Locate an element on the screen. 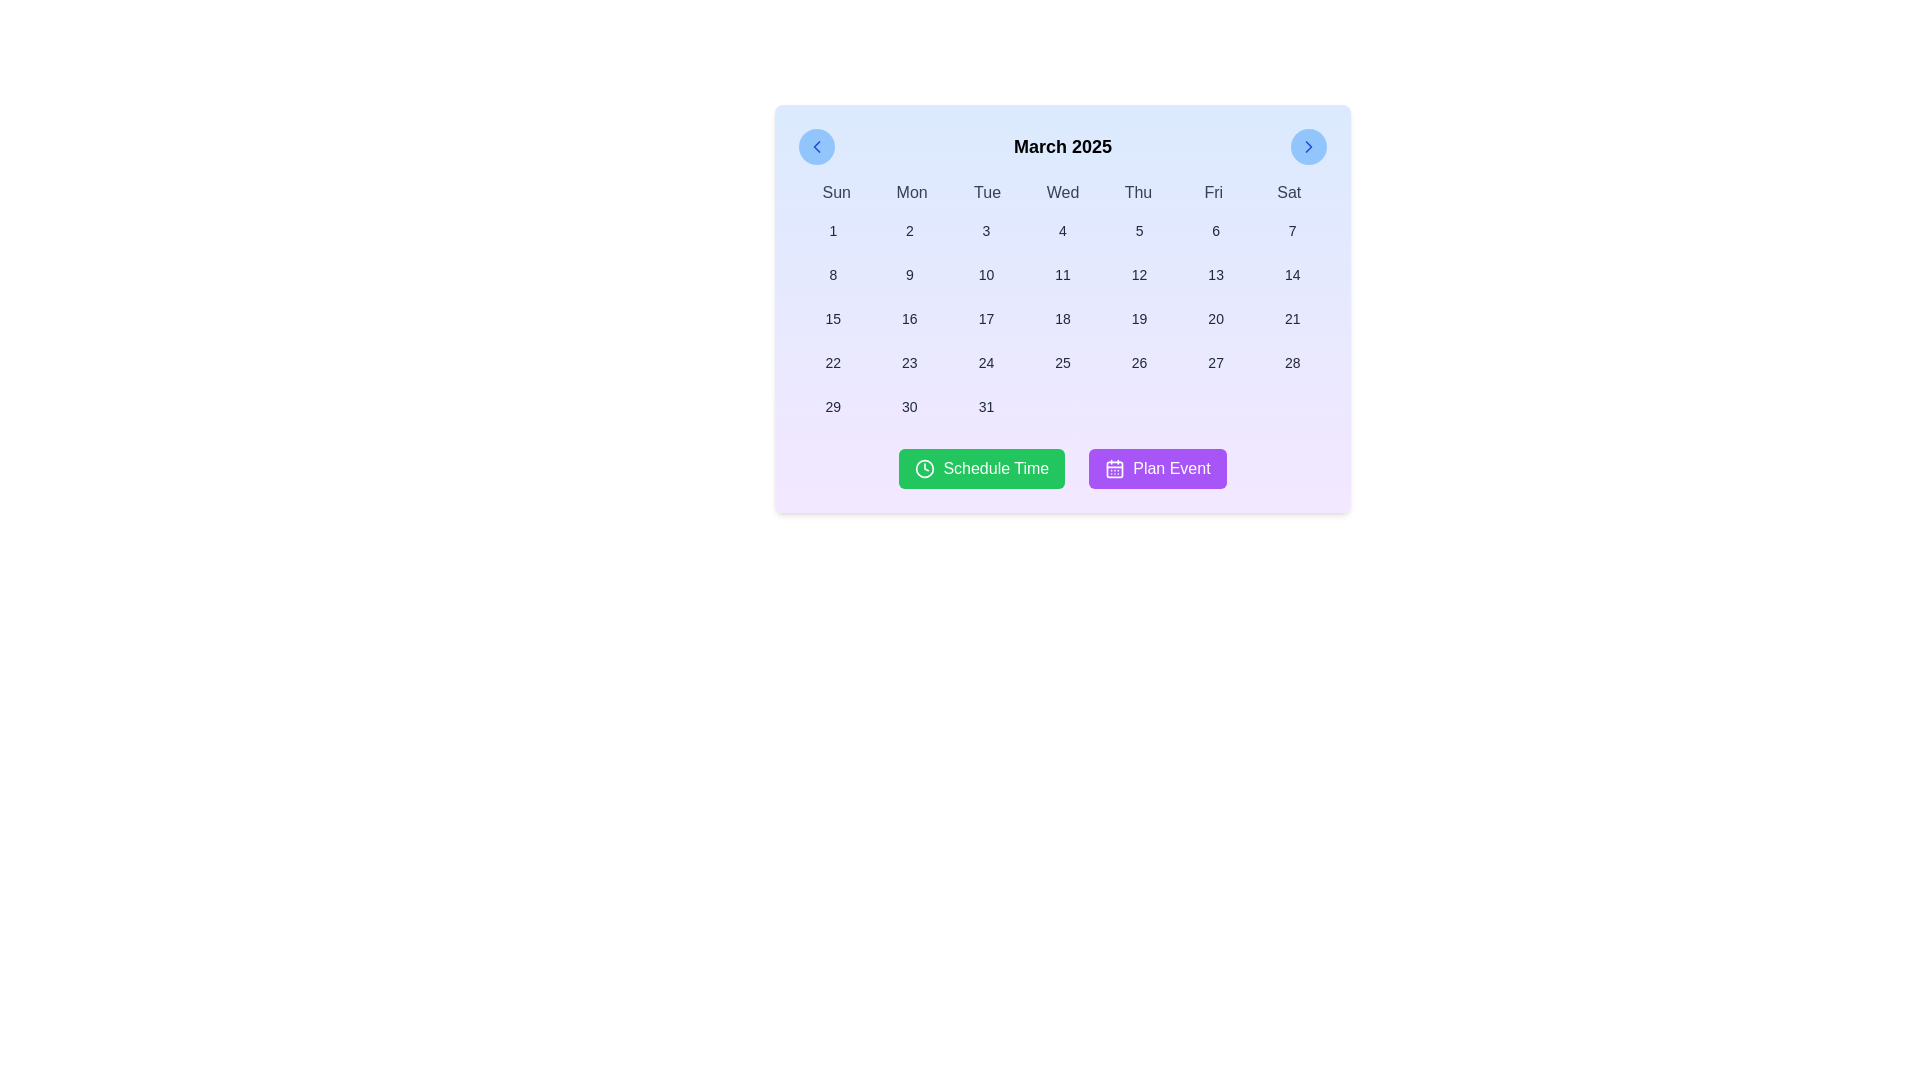  the event planning button located at the bottom center of the calendar interface, immediately to the right of the 'Schedule Time' button is located at coordinates (1157, 469).